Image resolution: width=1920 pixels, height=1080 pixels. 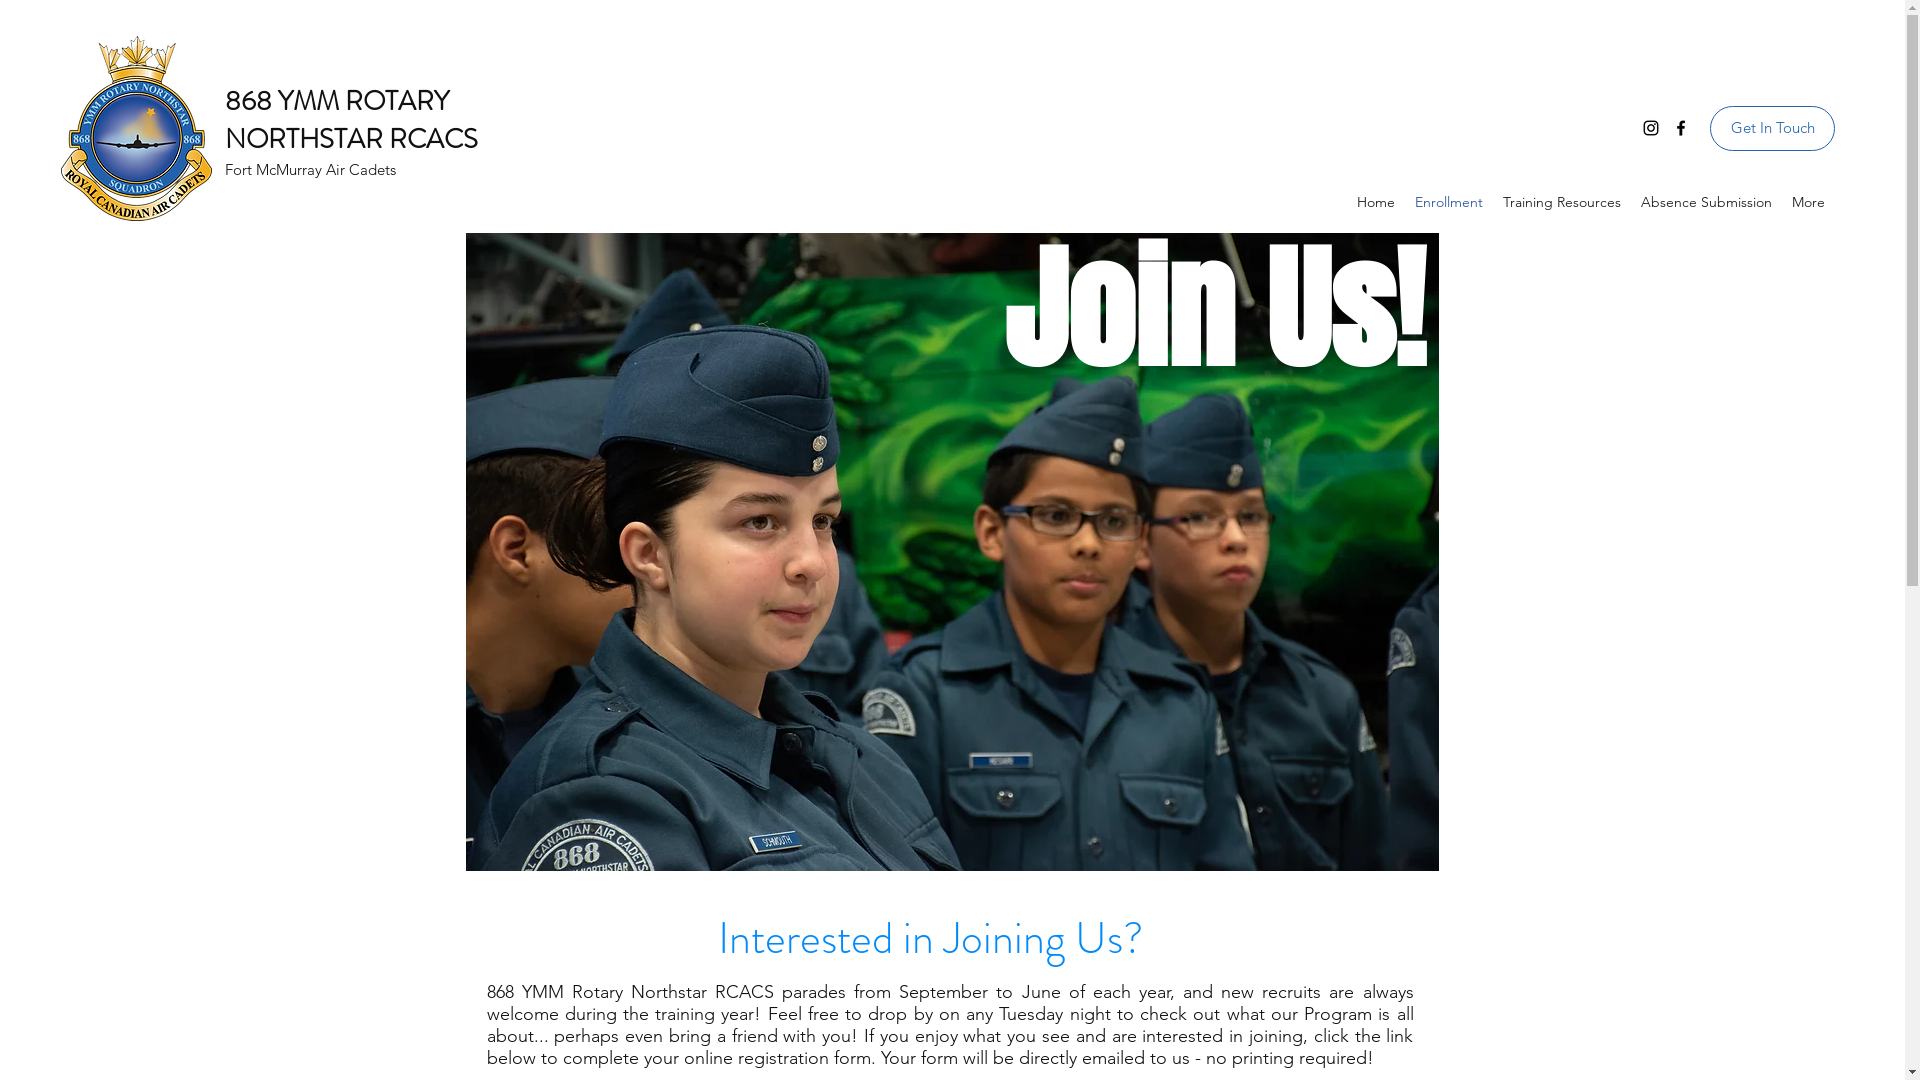 I want to click on 'Get In Touch', so click(x=1772, y=128).